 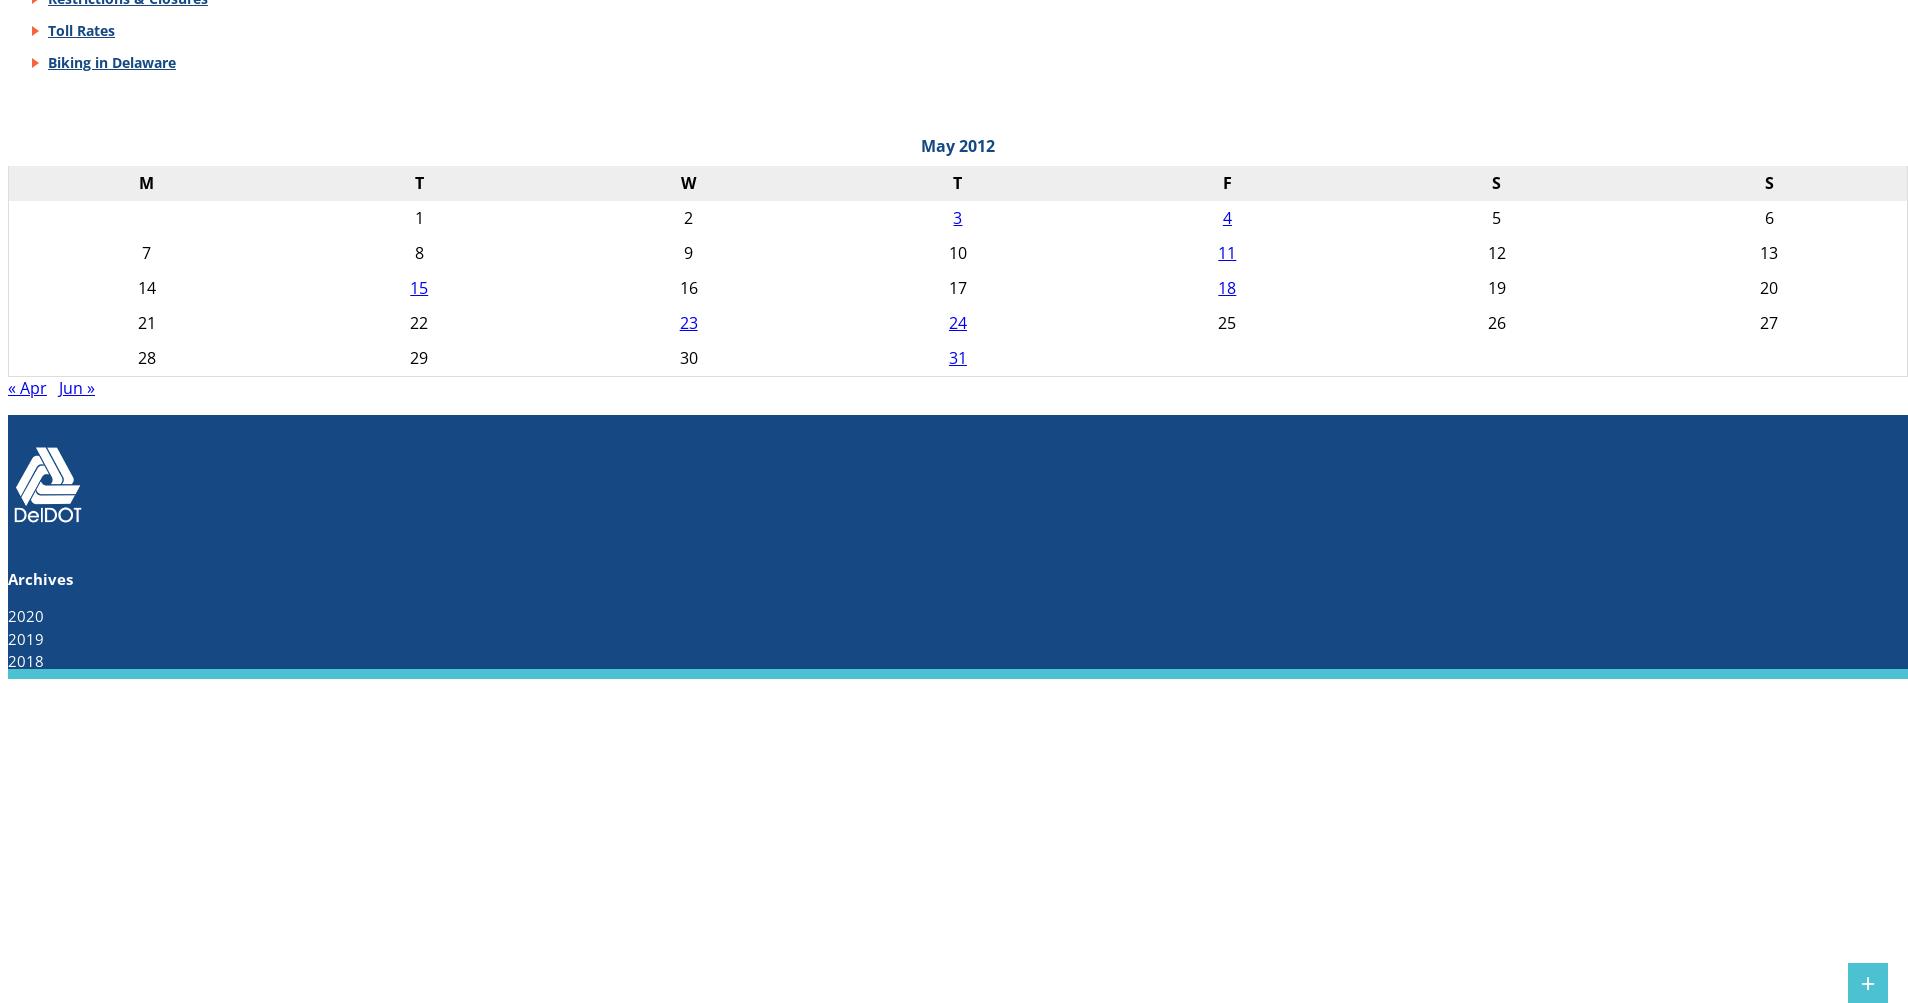 What do you see at coordinates (418, 217) in the screenshot?
I see `'1'` at bounding box center [418, 217].